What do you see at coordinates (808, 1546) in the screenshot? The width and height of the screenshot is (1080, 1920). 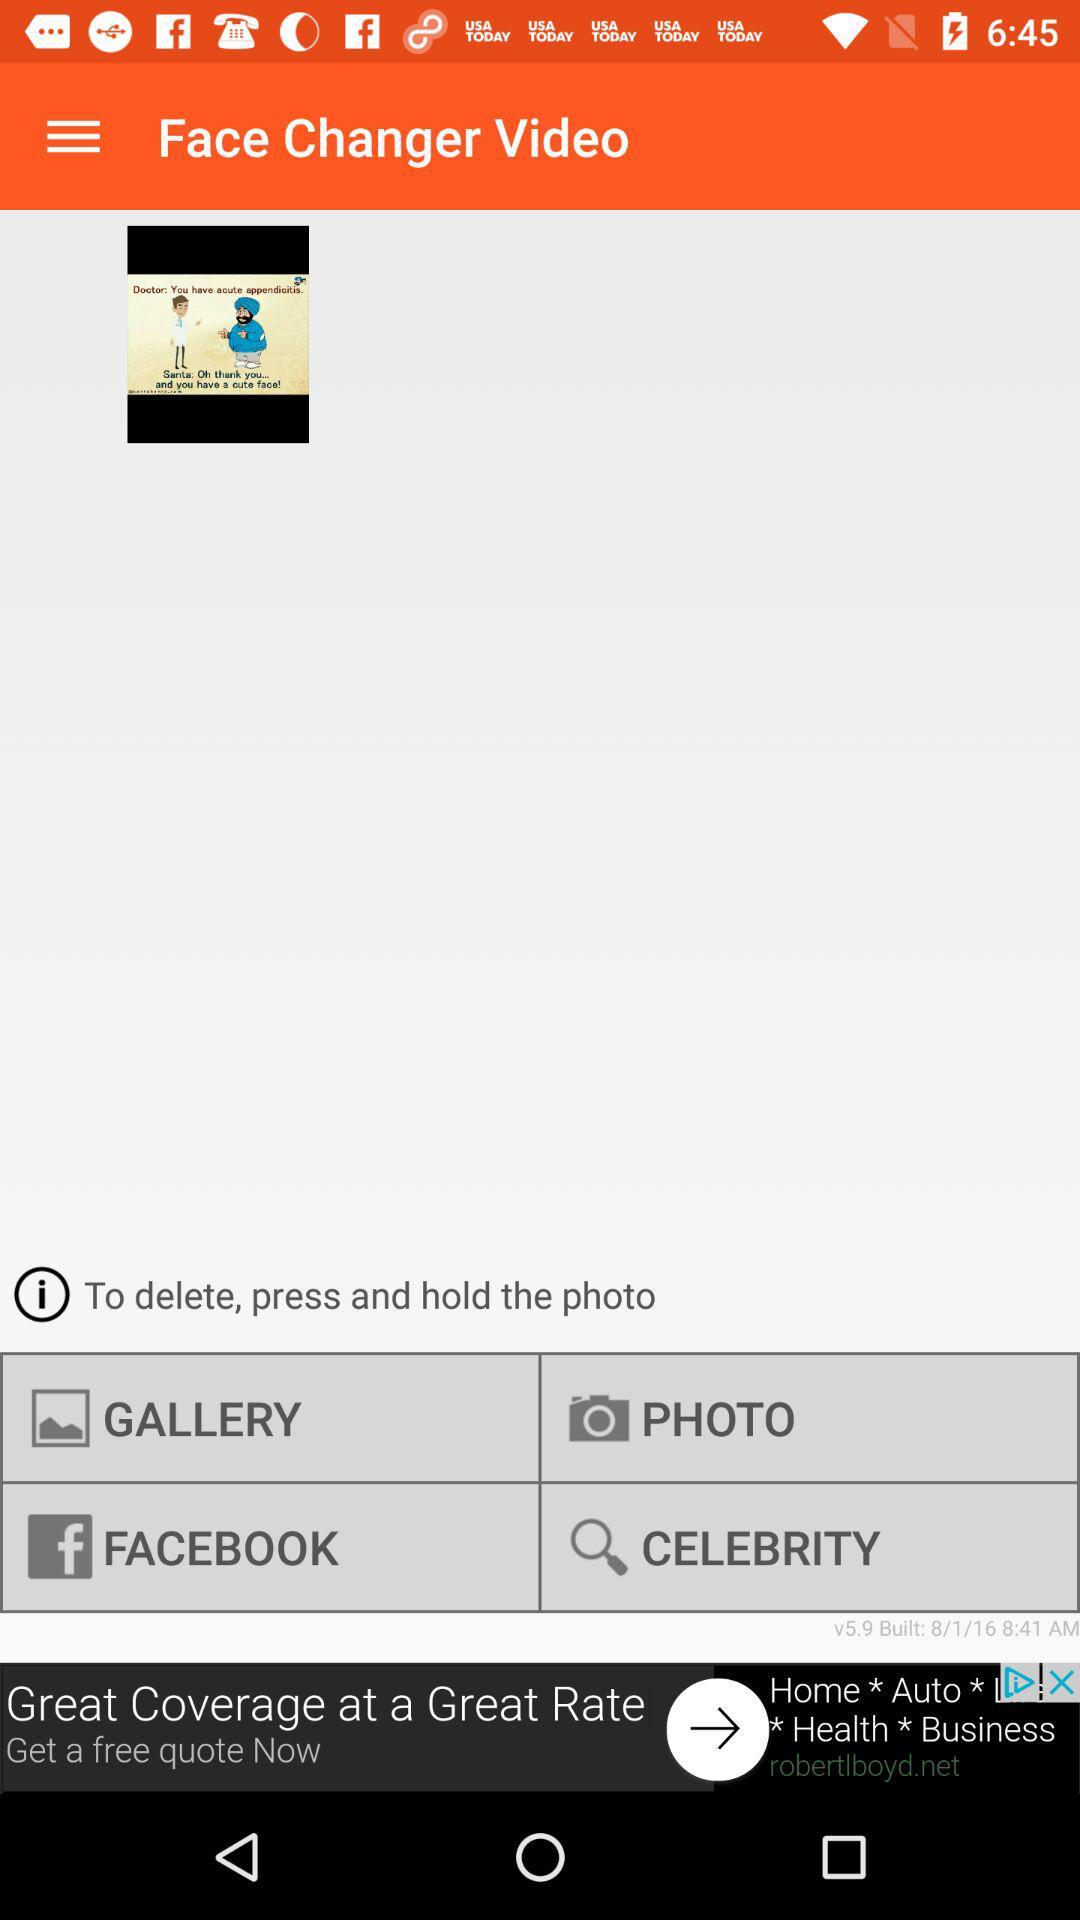 I see `the item to the right of the gallery icon` at bounding box center [808, 1546].